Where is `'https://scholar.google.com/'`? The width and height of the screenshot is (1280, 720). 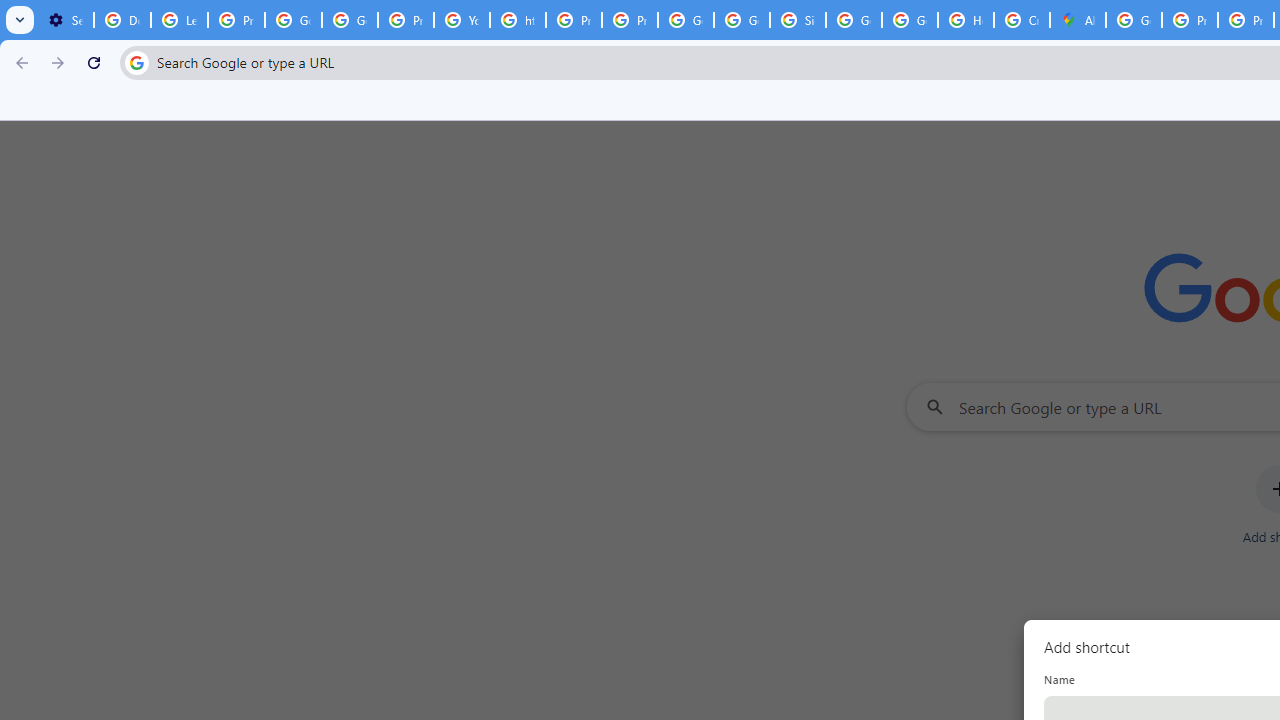 'https://scholar.google.com/' is located at coordinates (518, 20).